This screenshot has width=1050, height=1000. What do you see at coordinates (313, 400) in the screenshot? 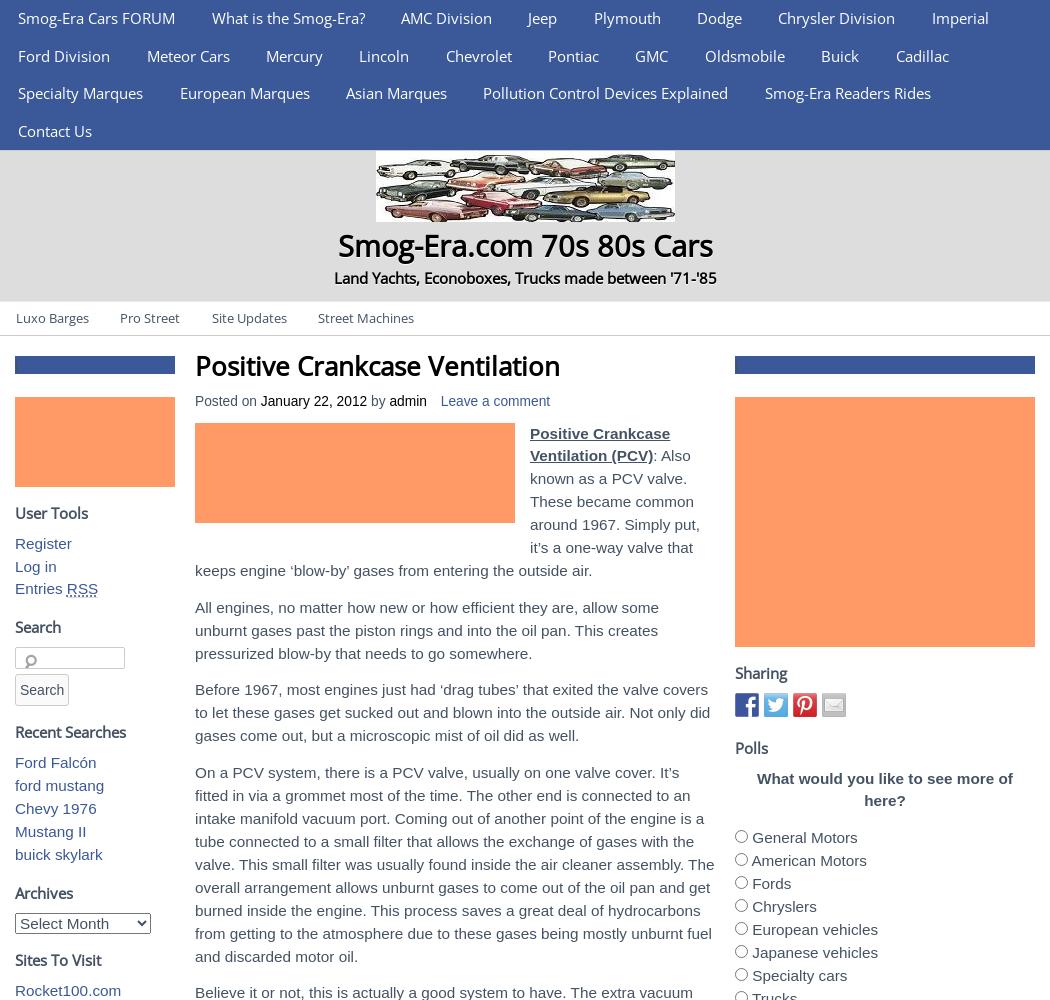
I see `'January 22, 2012'` at bounding box center [313, 400].